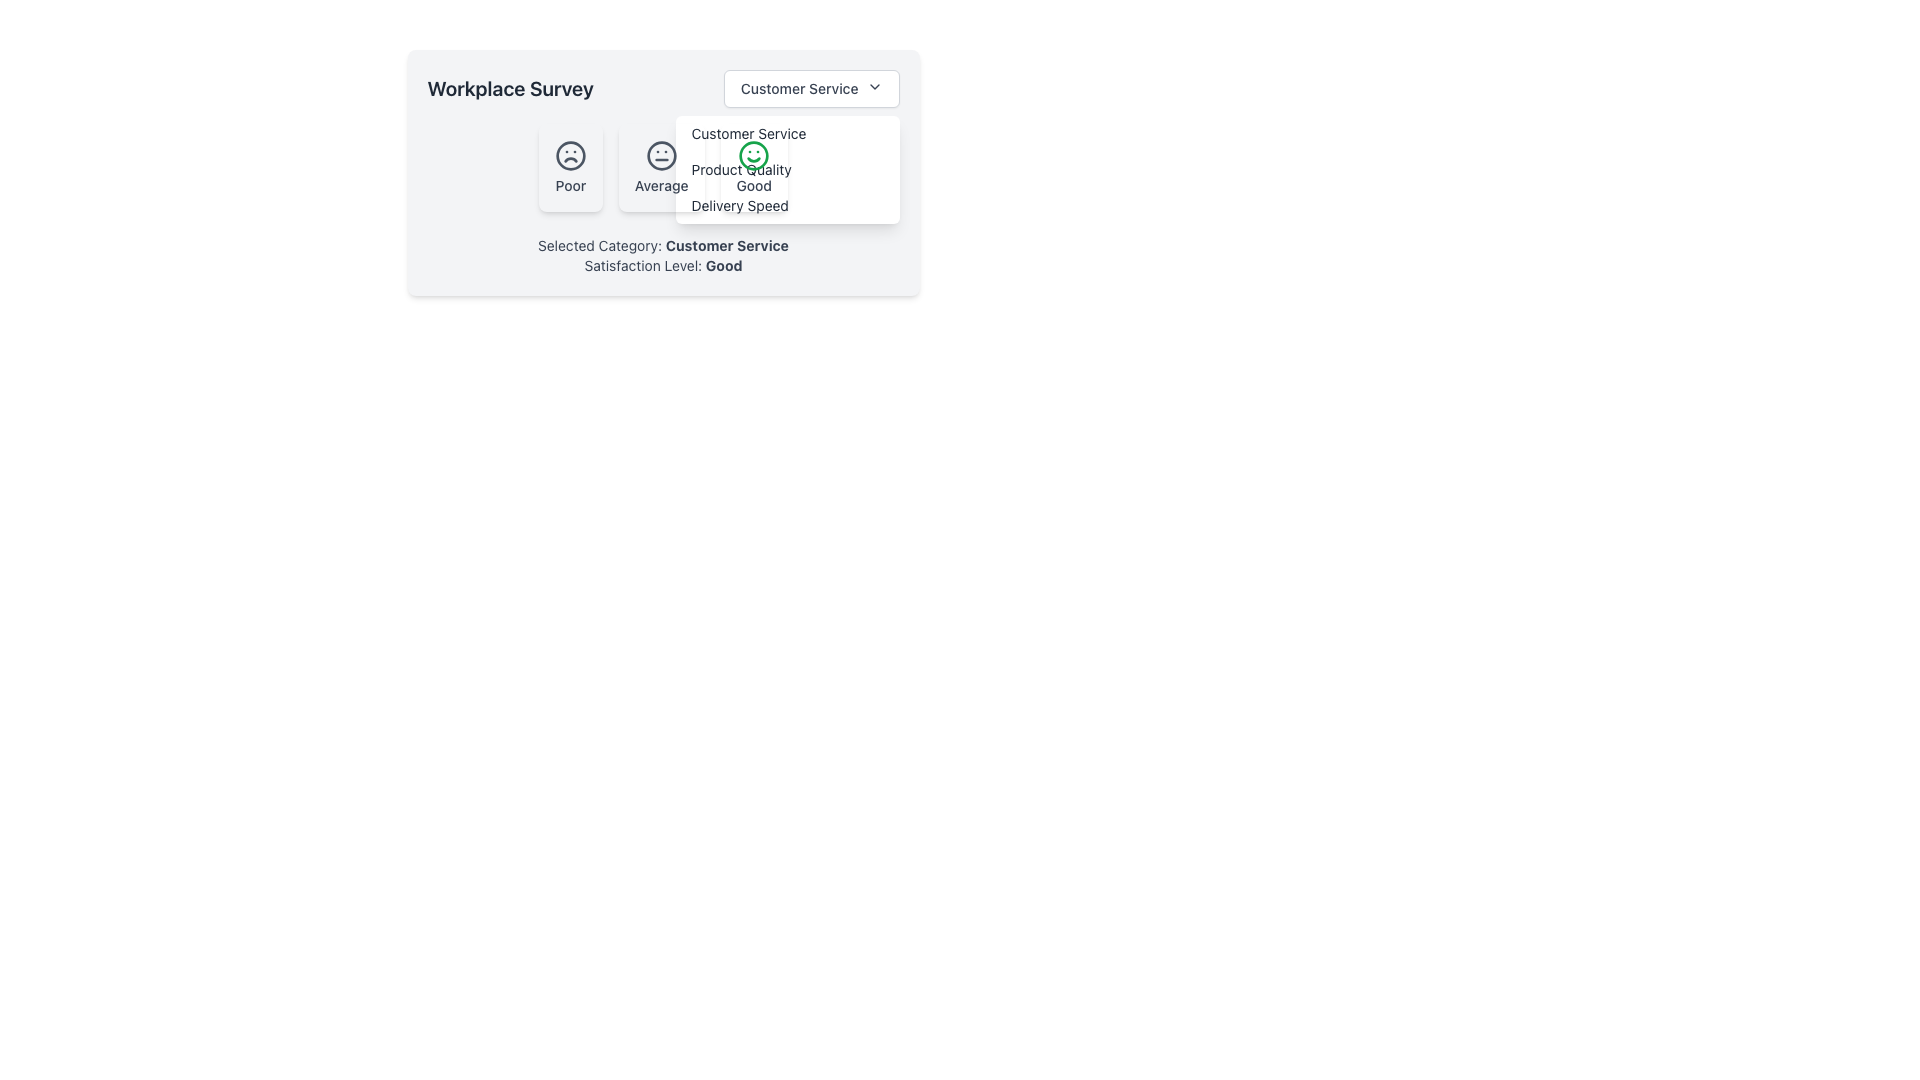 This screenshot has width=1920, height=1080. Describe the element at coordinates (753, 154) in the screenshot. I see `the circular smiling face icon with a green outline, located above the 'Good' label in the user ratings card` at that location.